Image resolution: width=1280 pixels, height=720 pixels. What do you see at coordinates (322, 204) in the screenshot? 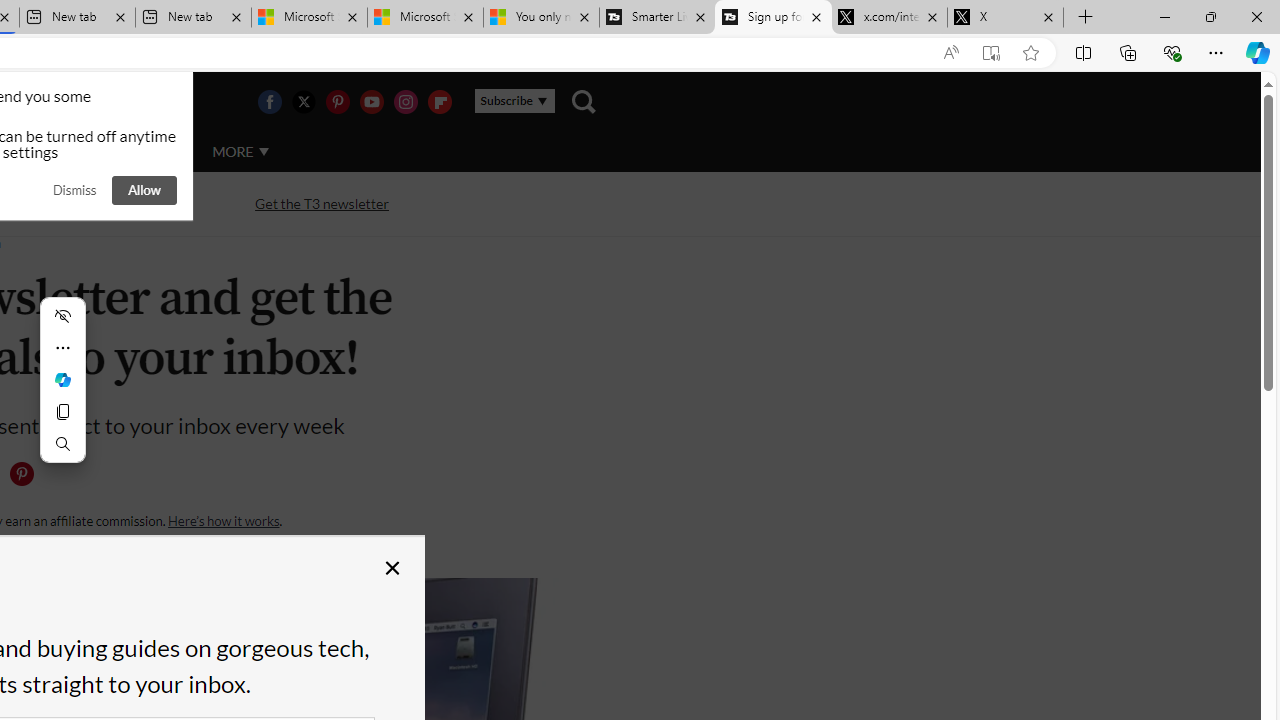
I see `'Get the T3 newsletter'` at bounding box center [322, 204].